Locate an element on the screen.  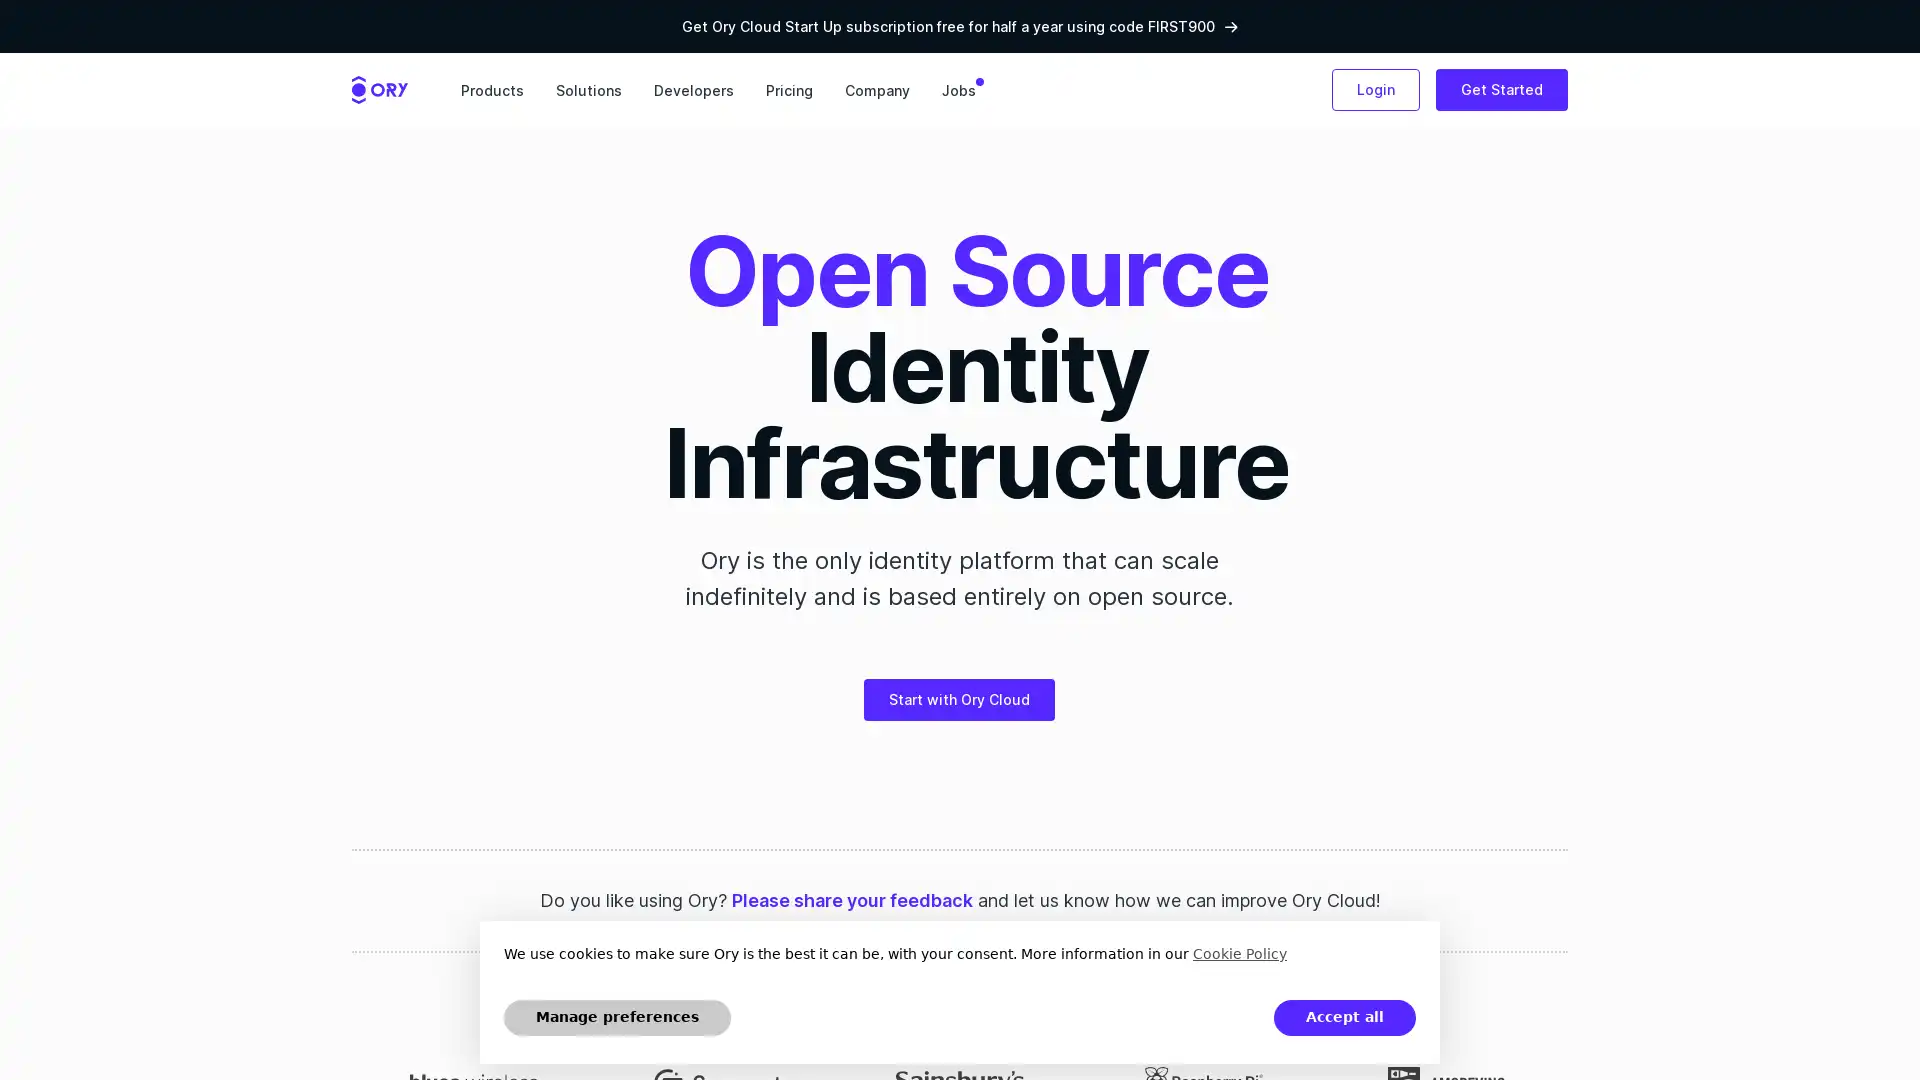
Manage preferences is located at coordinates (616, 1018).